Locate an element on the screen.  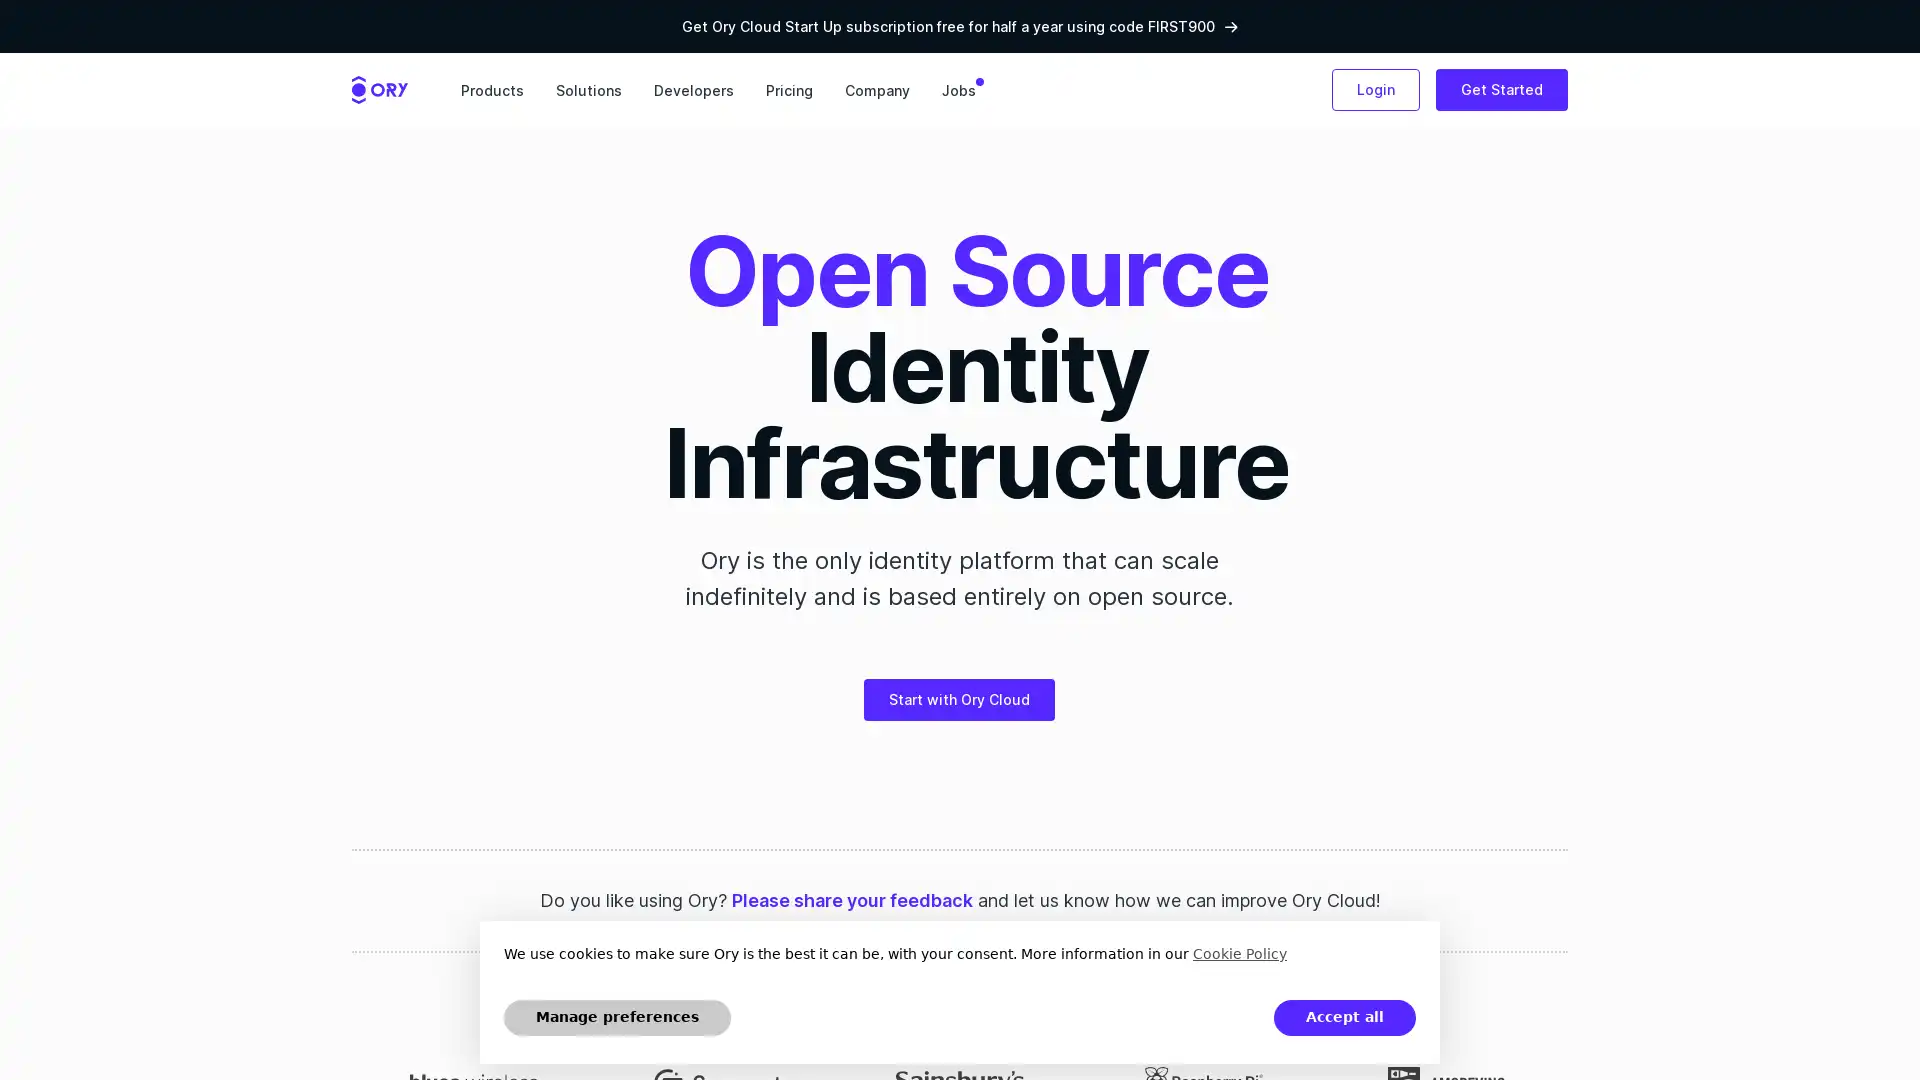
Manage preferences is located at coordinates (616, 1018).